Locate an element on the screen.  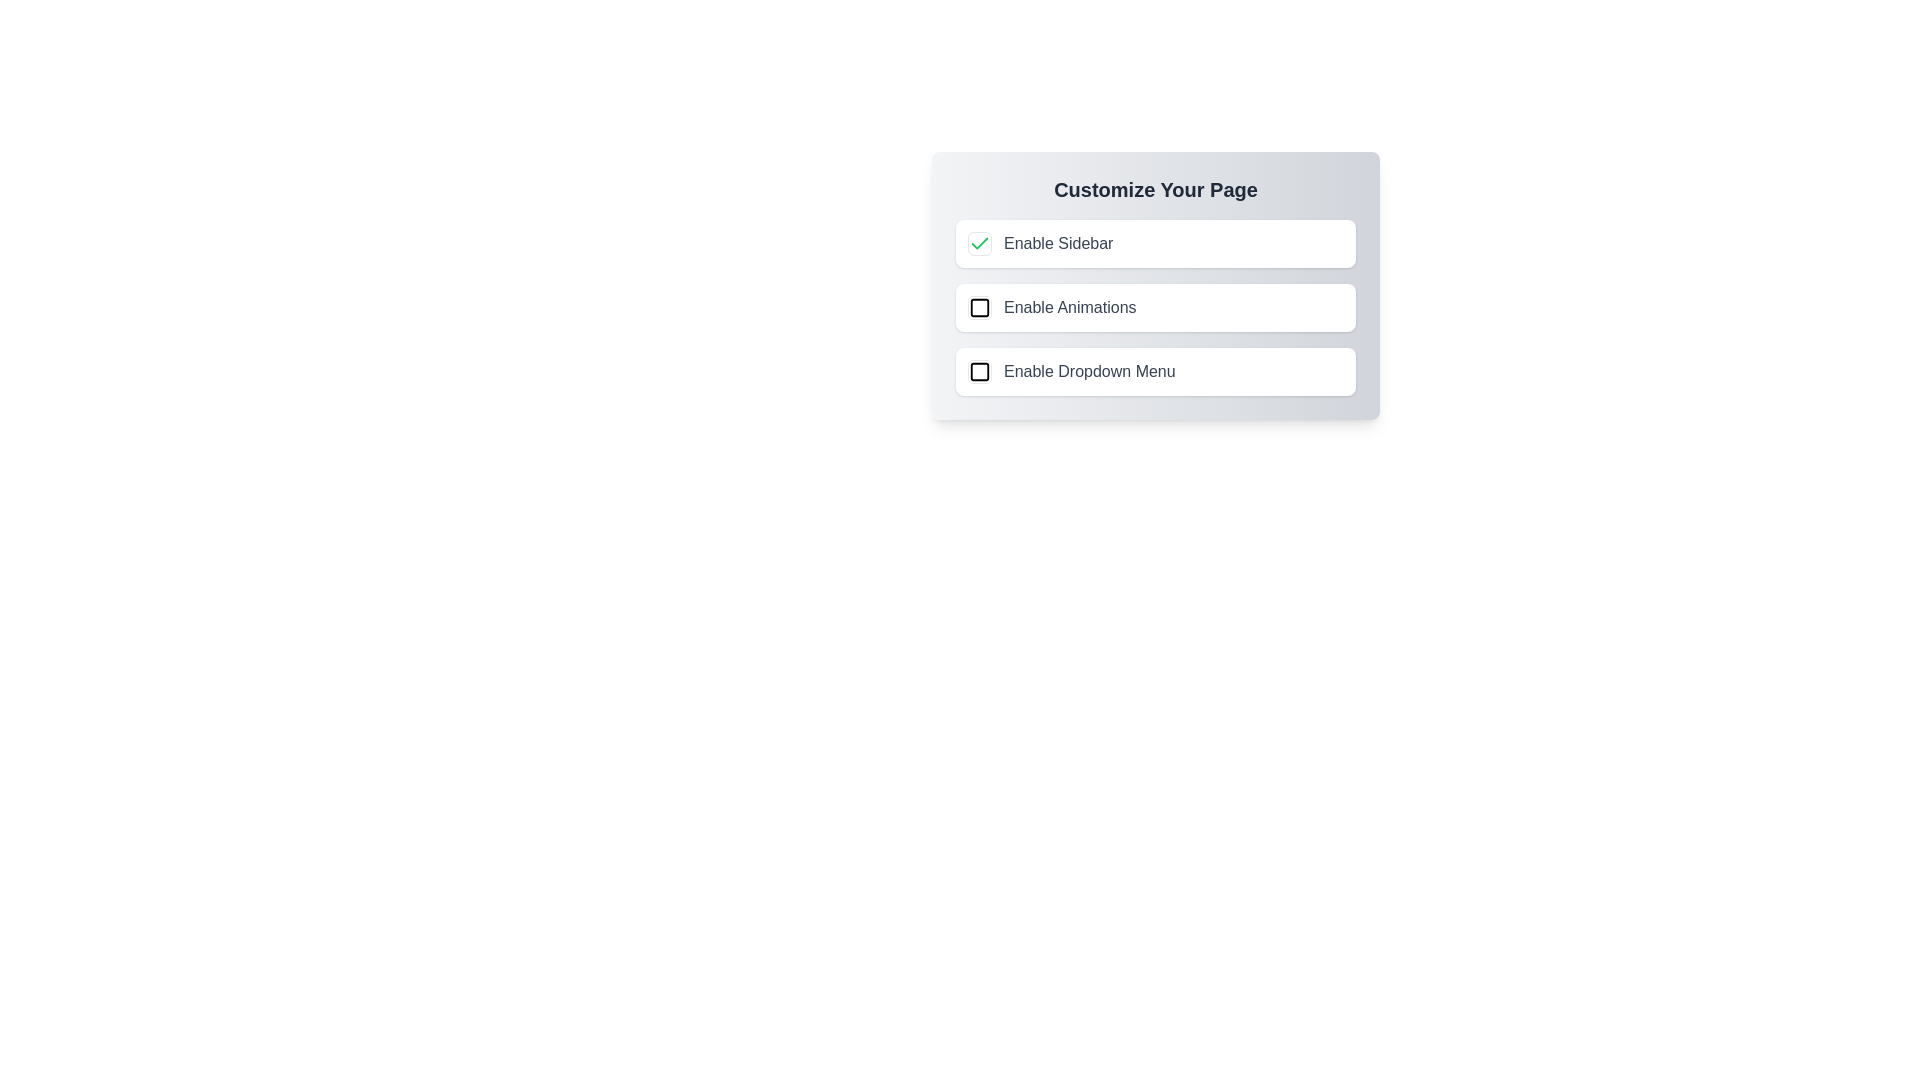
the checkbox-like toggle button is located at coordinates (979, 308).